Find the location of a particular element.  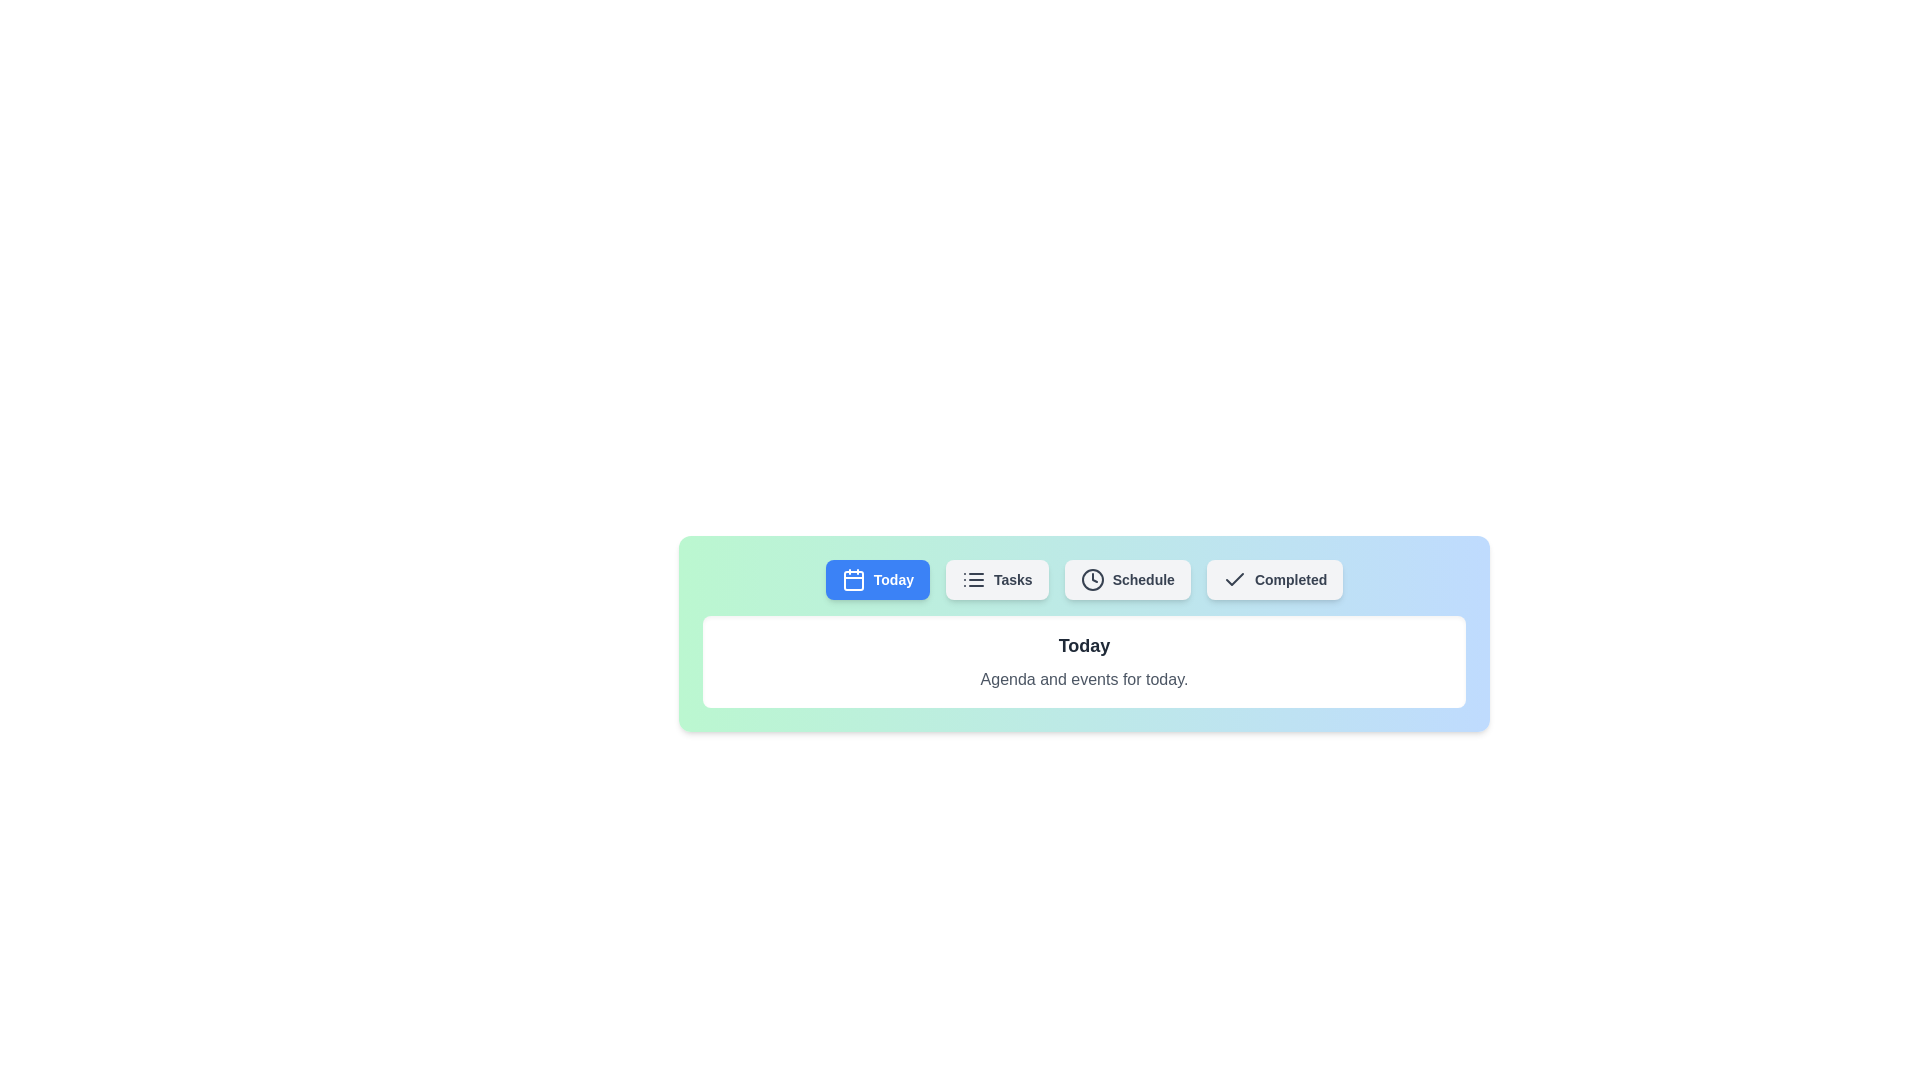

the tab labeled Tasks to view its hover effect is located at coordinates (997, 579).